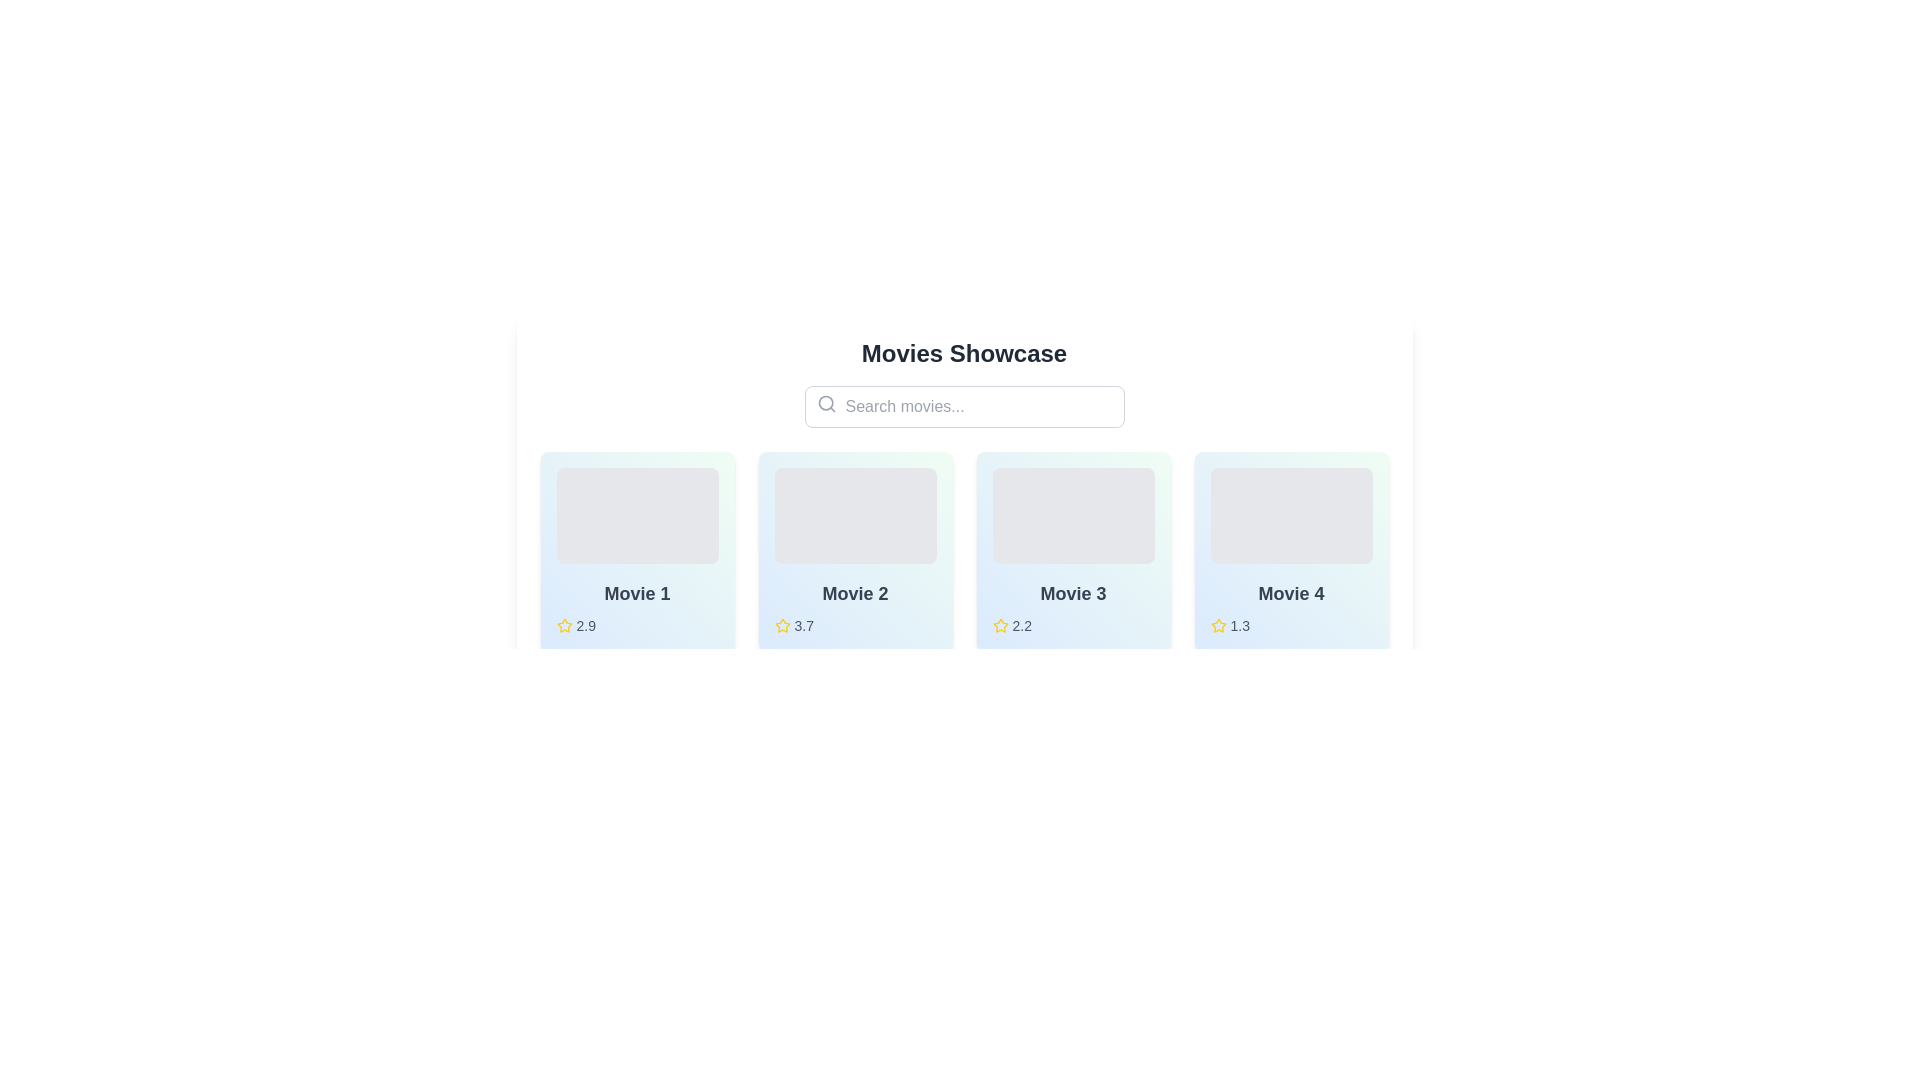 This screenshot has width=1920, height=1080. What do you see at coordinates (1217, 624) in the screenshot?
I see `the star icon indicating the rating for 'Movie 4' located at the bottom-right area of the interface, near the rating text '1.3'` at bounding box center [1217, 624].